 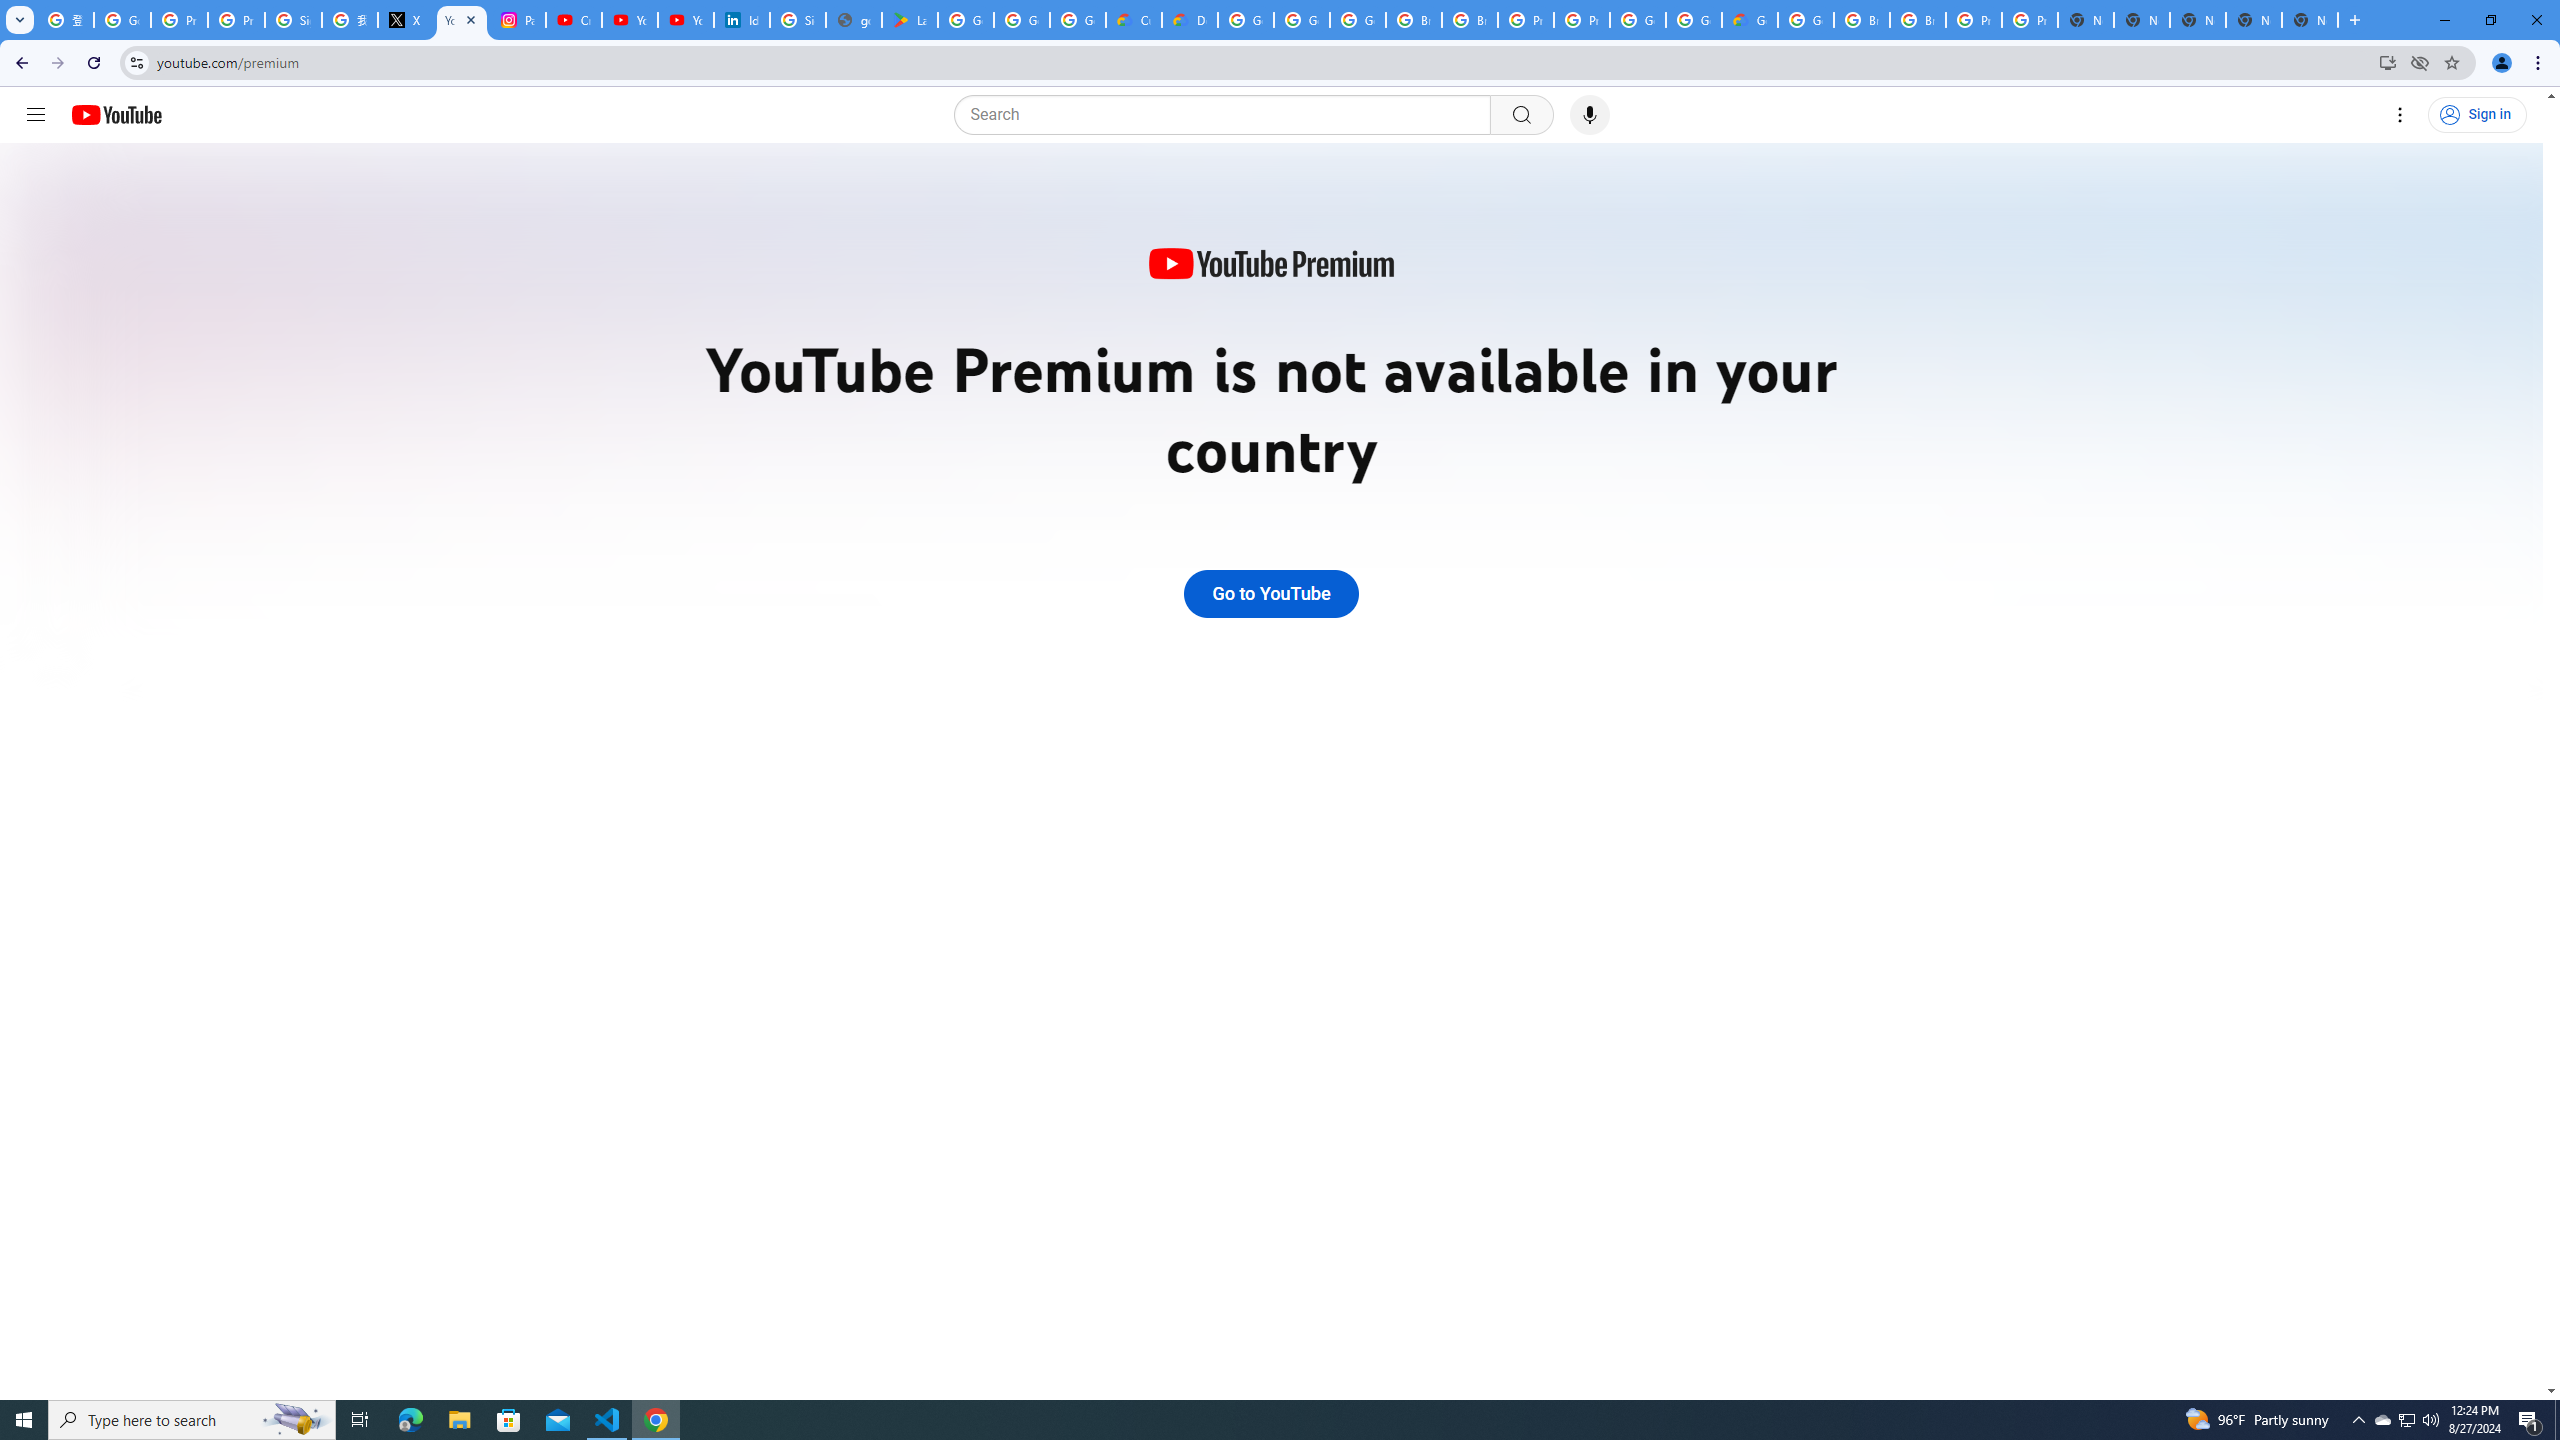 I want to click on 'YouTube Culture & Trends - YouTube Top 10, 2021', so click(x=685, y=19).